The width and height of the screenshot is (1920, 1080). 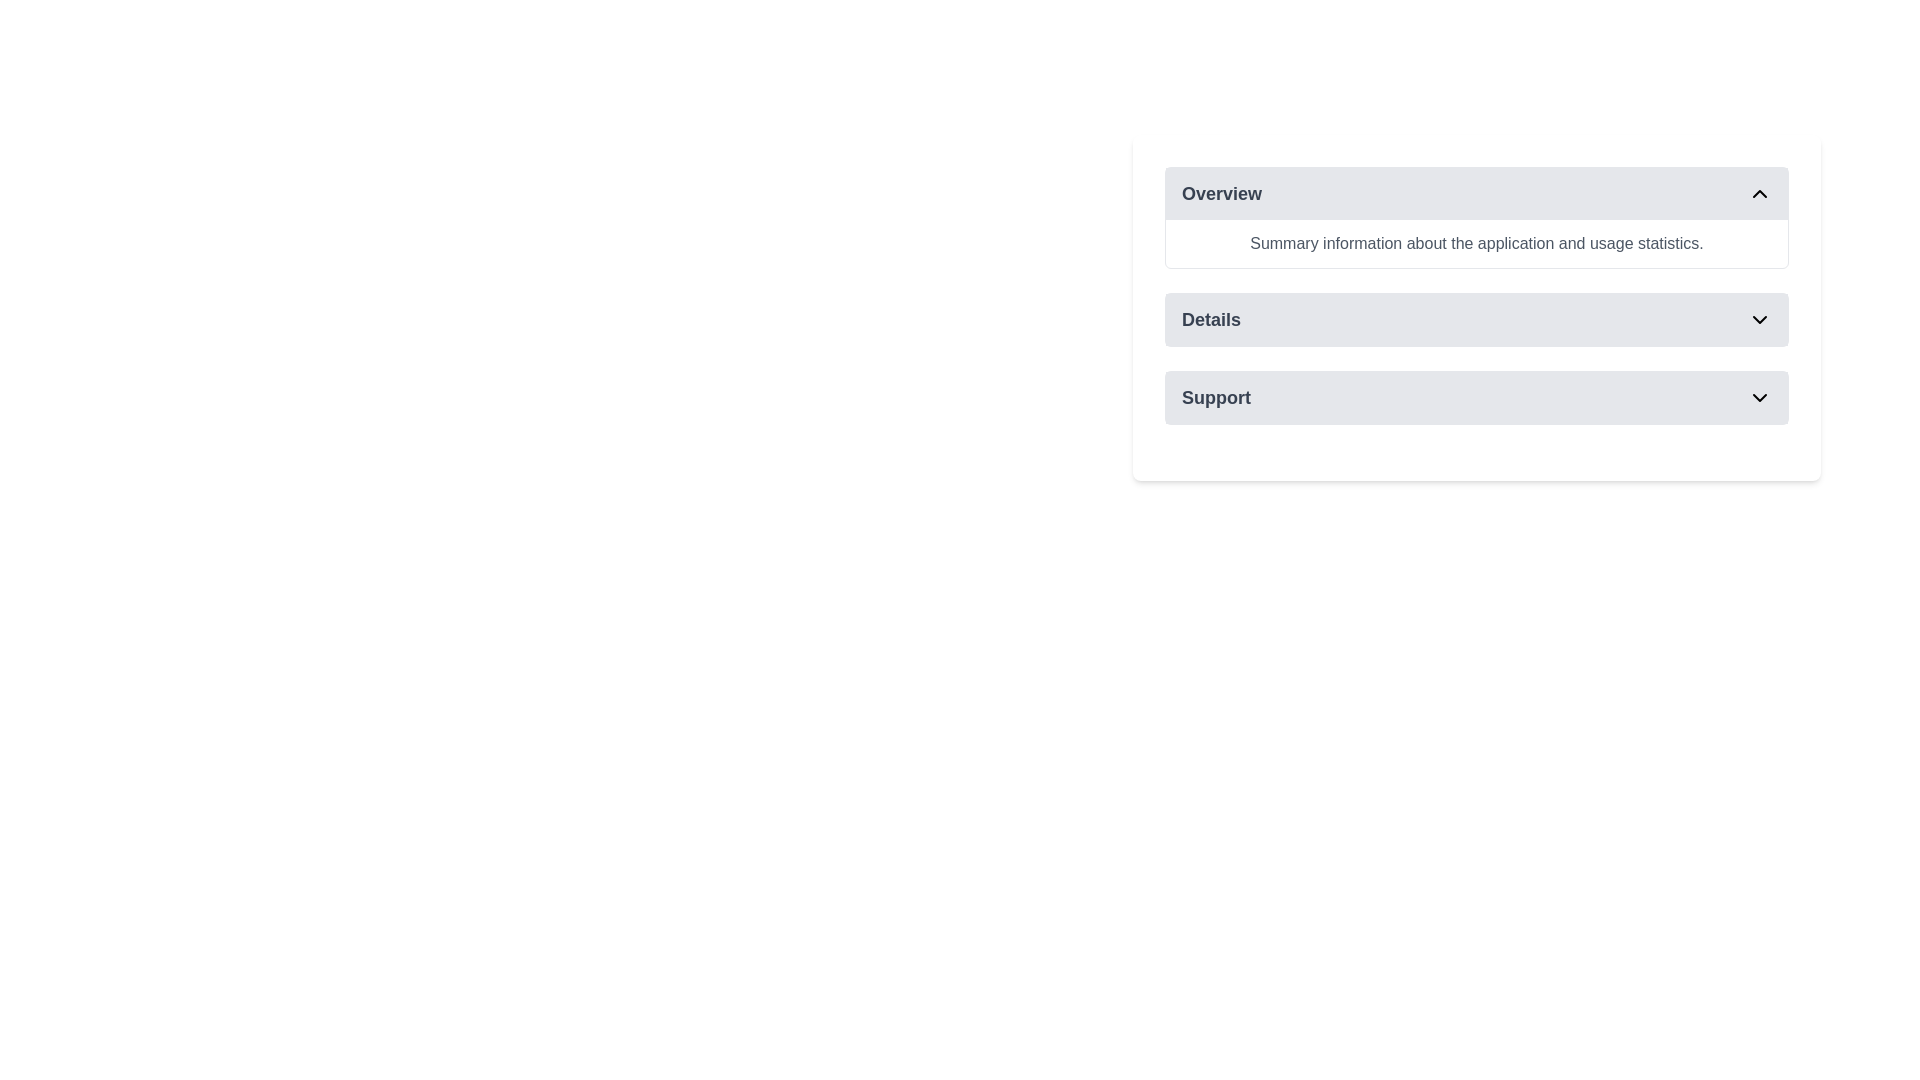 I want to click on the dropdown menu button related to 'Support', so click(x=1477, y=397).